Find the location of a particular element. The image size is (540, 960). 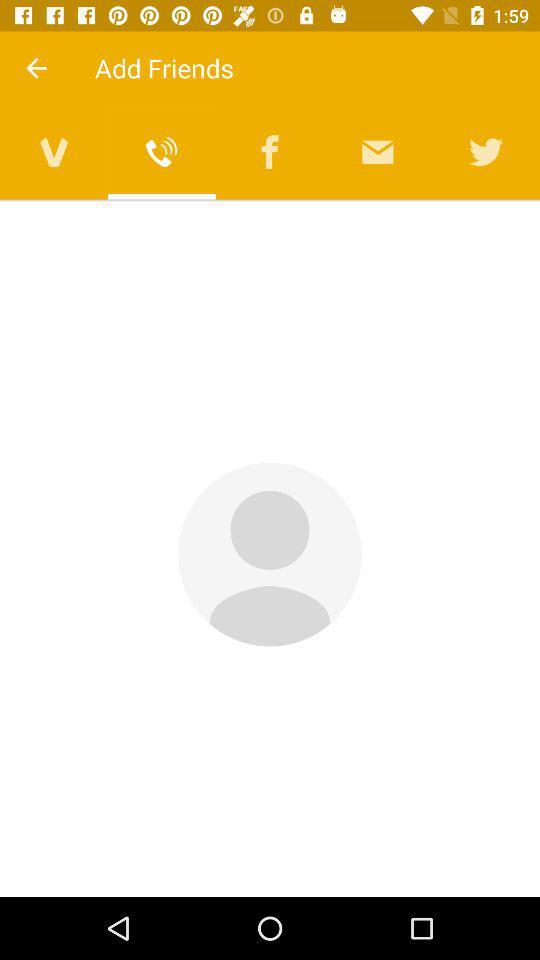

the call icon is located at coordinates (161, 151).